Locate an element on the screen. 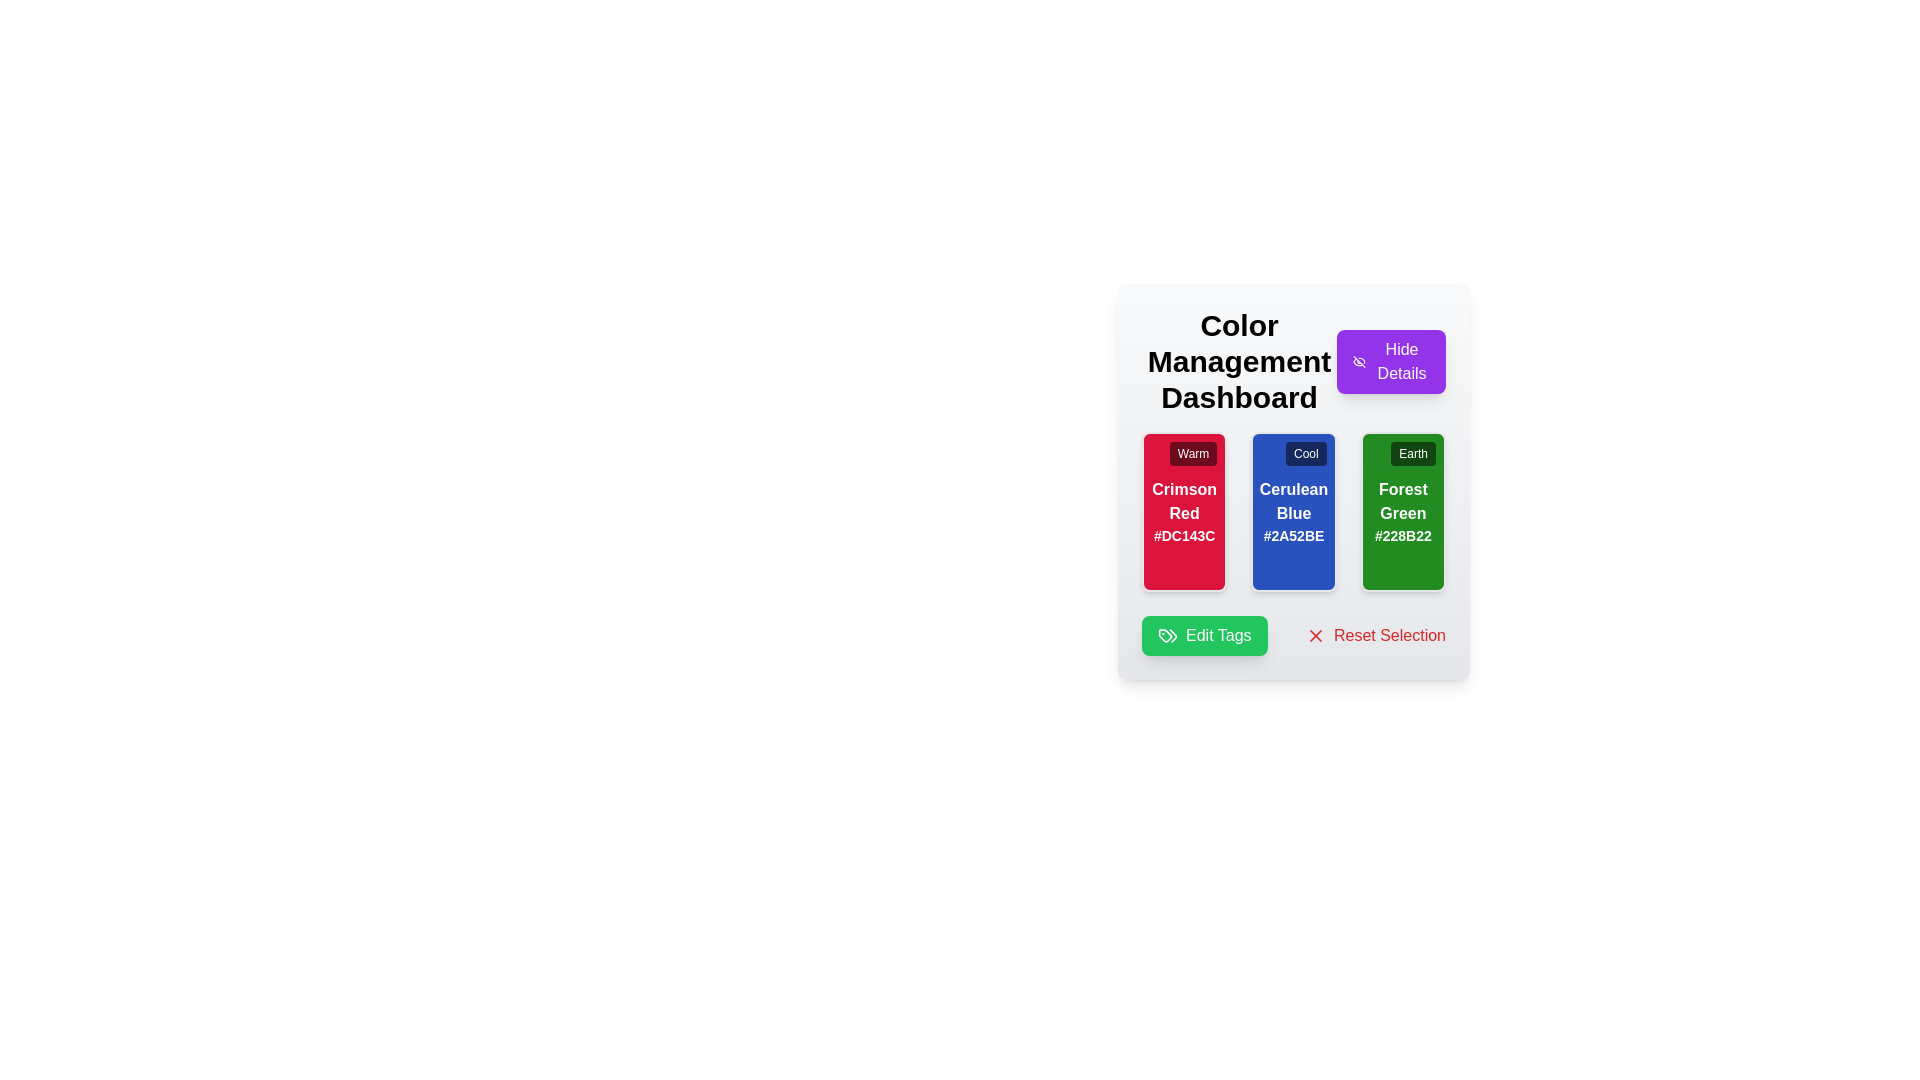  the bold, large title text label reading 'Color Management Dashboard', which is centrally located at the top of the interface, adjacent to the 'Hide Details' button is located at coordinates (1238, 362).